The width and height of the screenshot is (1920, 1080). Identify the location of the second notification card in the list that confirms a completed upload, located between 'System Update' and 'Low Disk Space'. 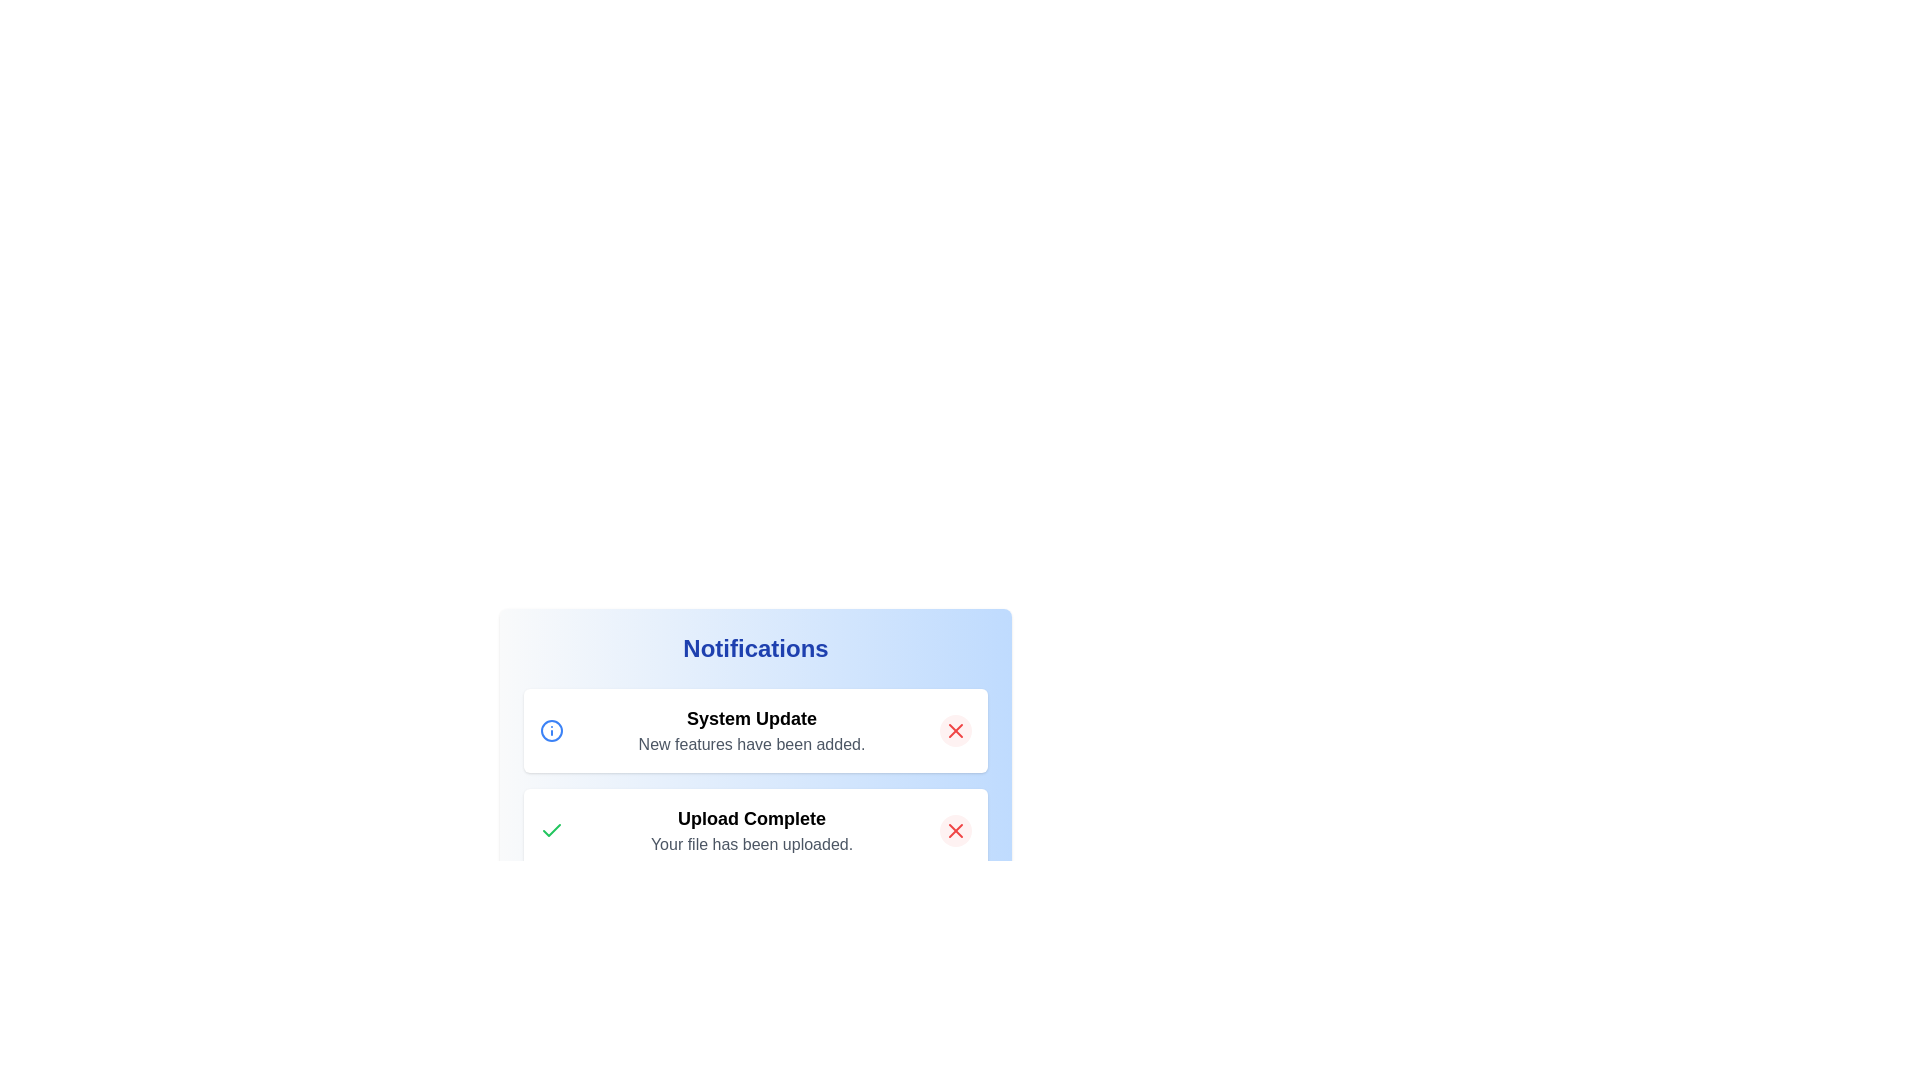
(754, 830).